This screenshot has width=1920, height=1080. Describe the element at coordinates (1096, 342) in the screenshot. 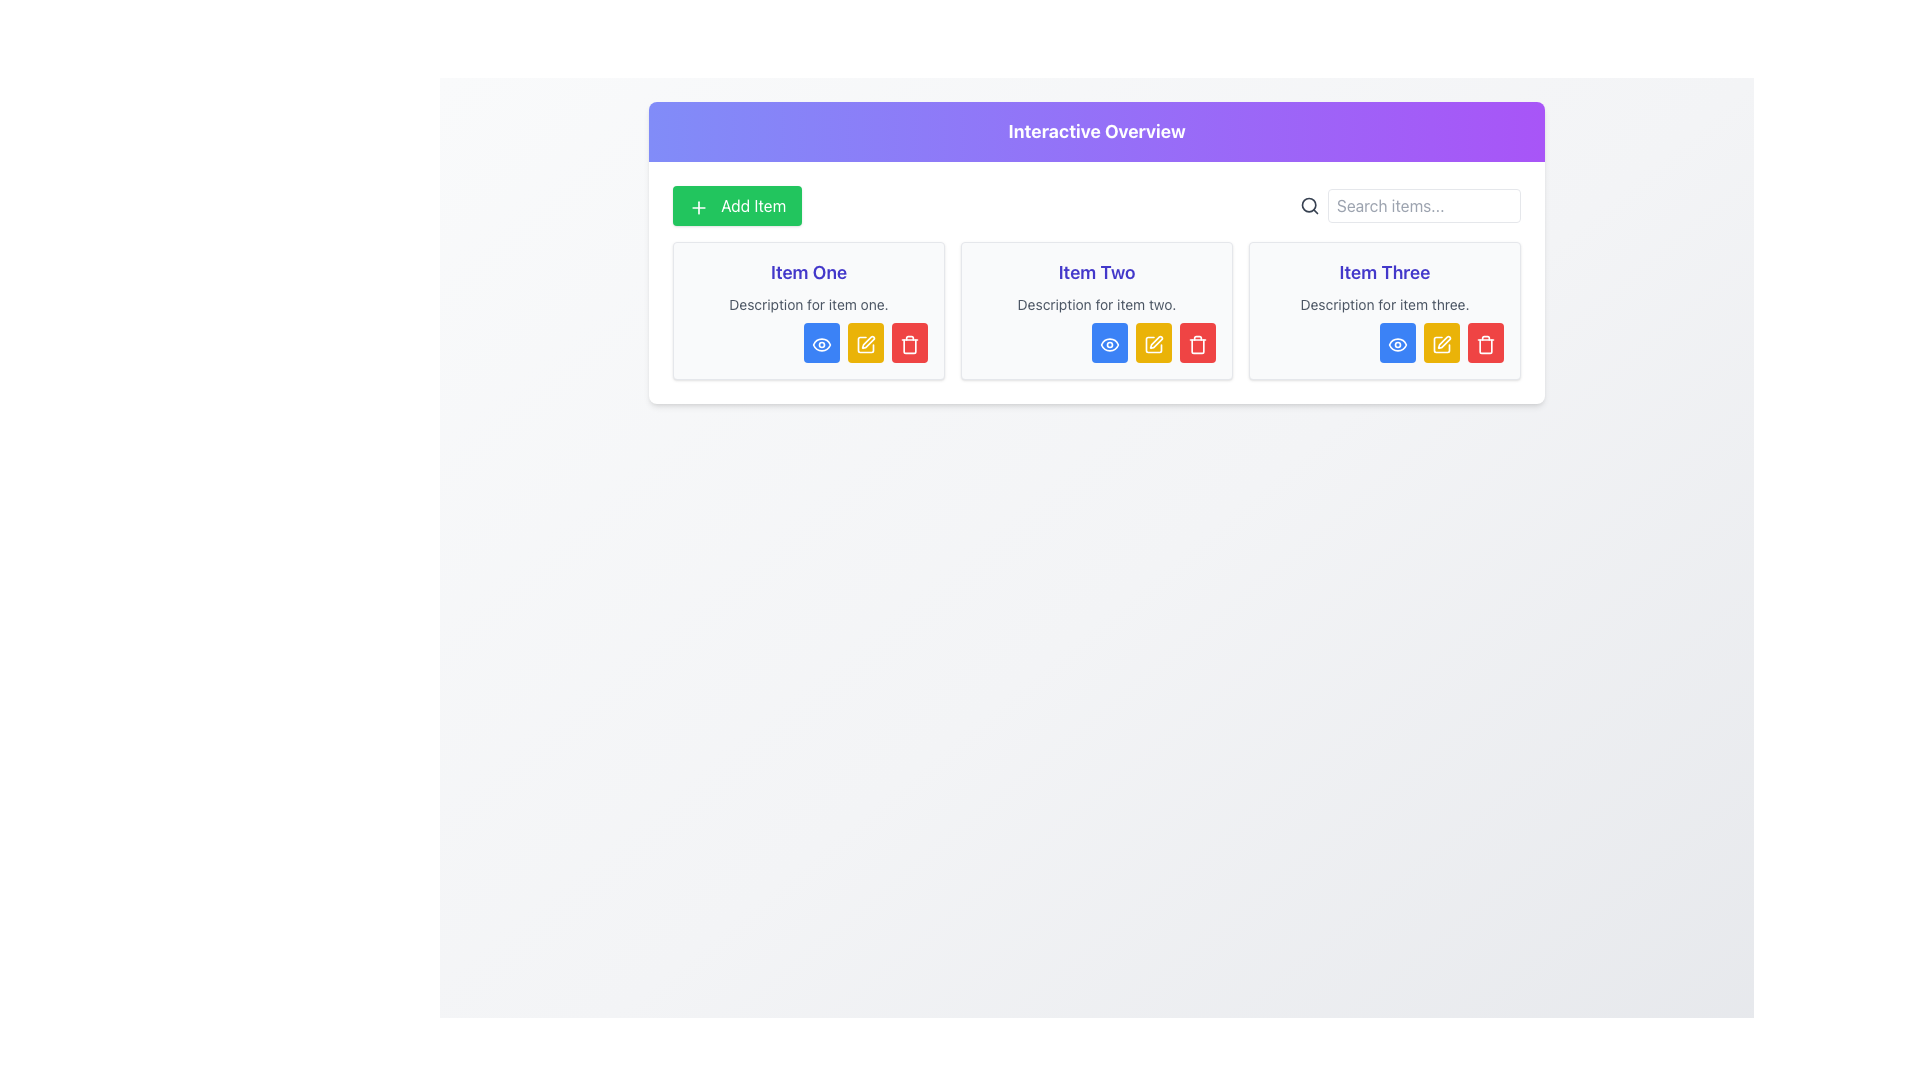

I see `the small blue button with an eye icon located at the bottom-right of the 'Item Two' card` at that location.